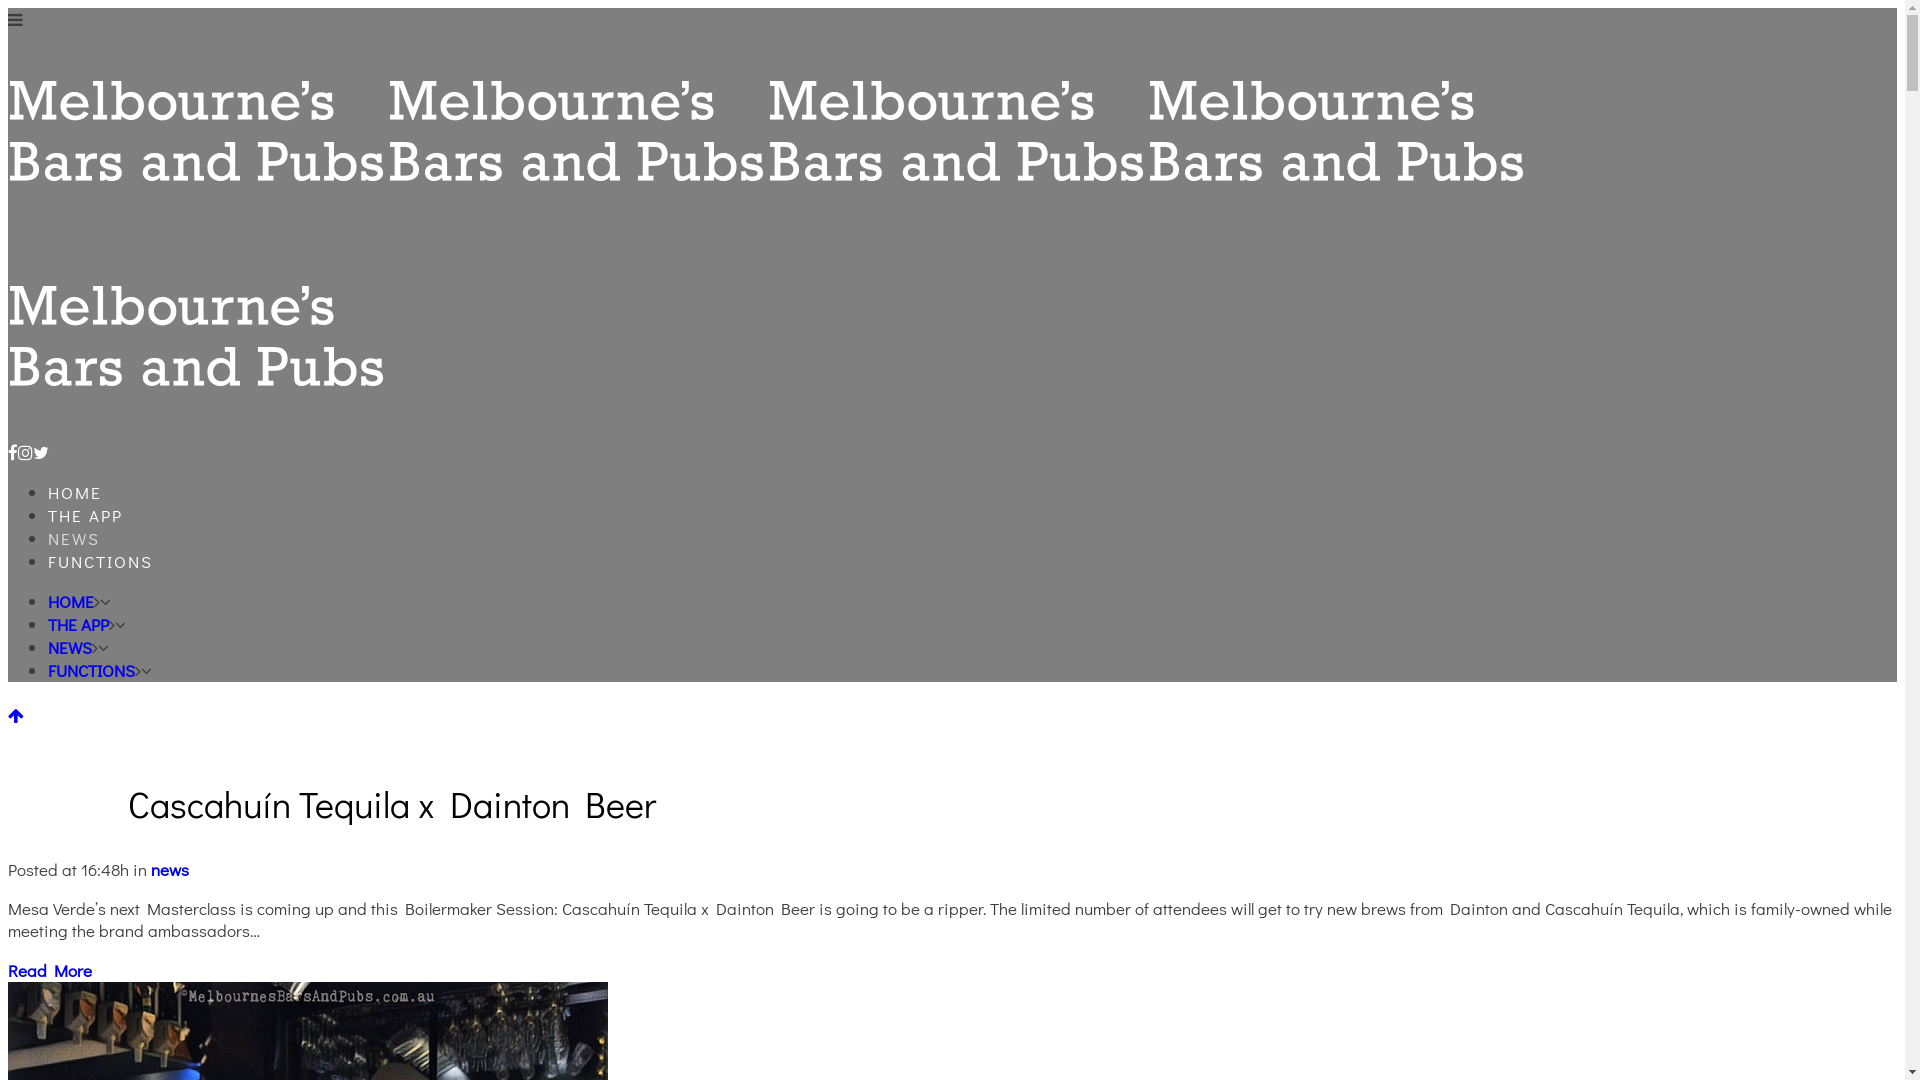  I want to click on 'news', so click(149, 868).